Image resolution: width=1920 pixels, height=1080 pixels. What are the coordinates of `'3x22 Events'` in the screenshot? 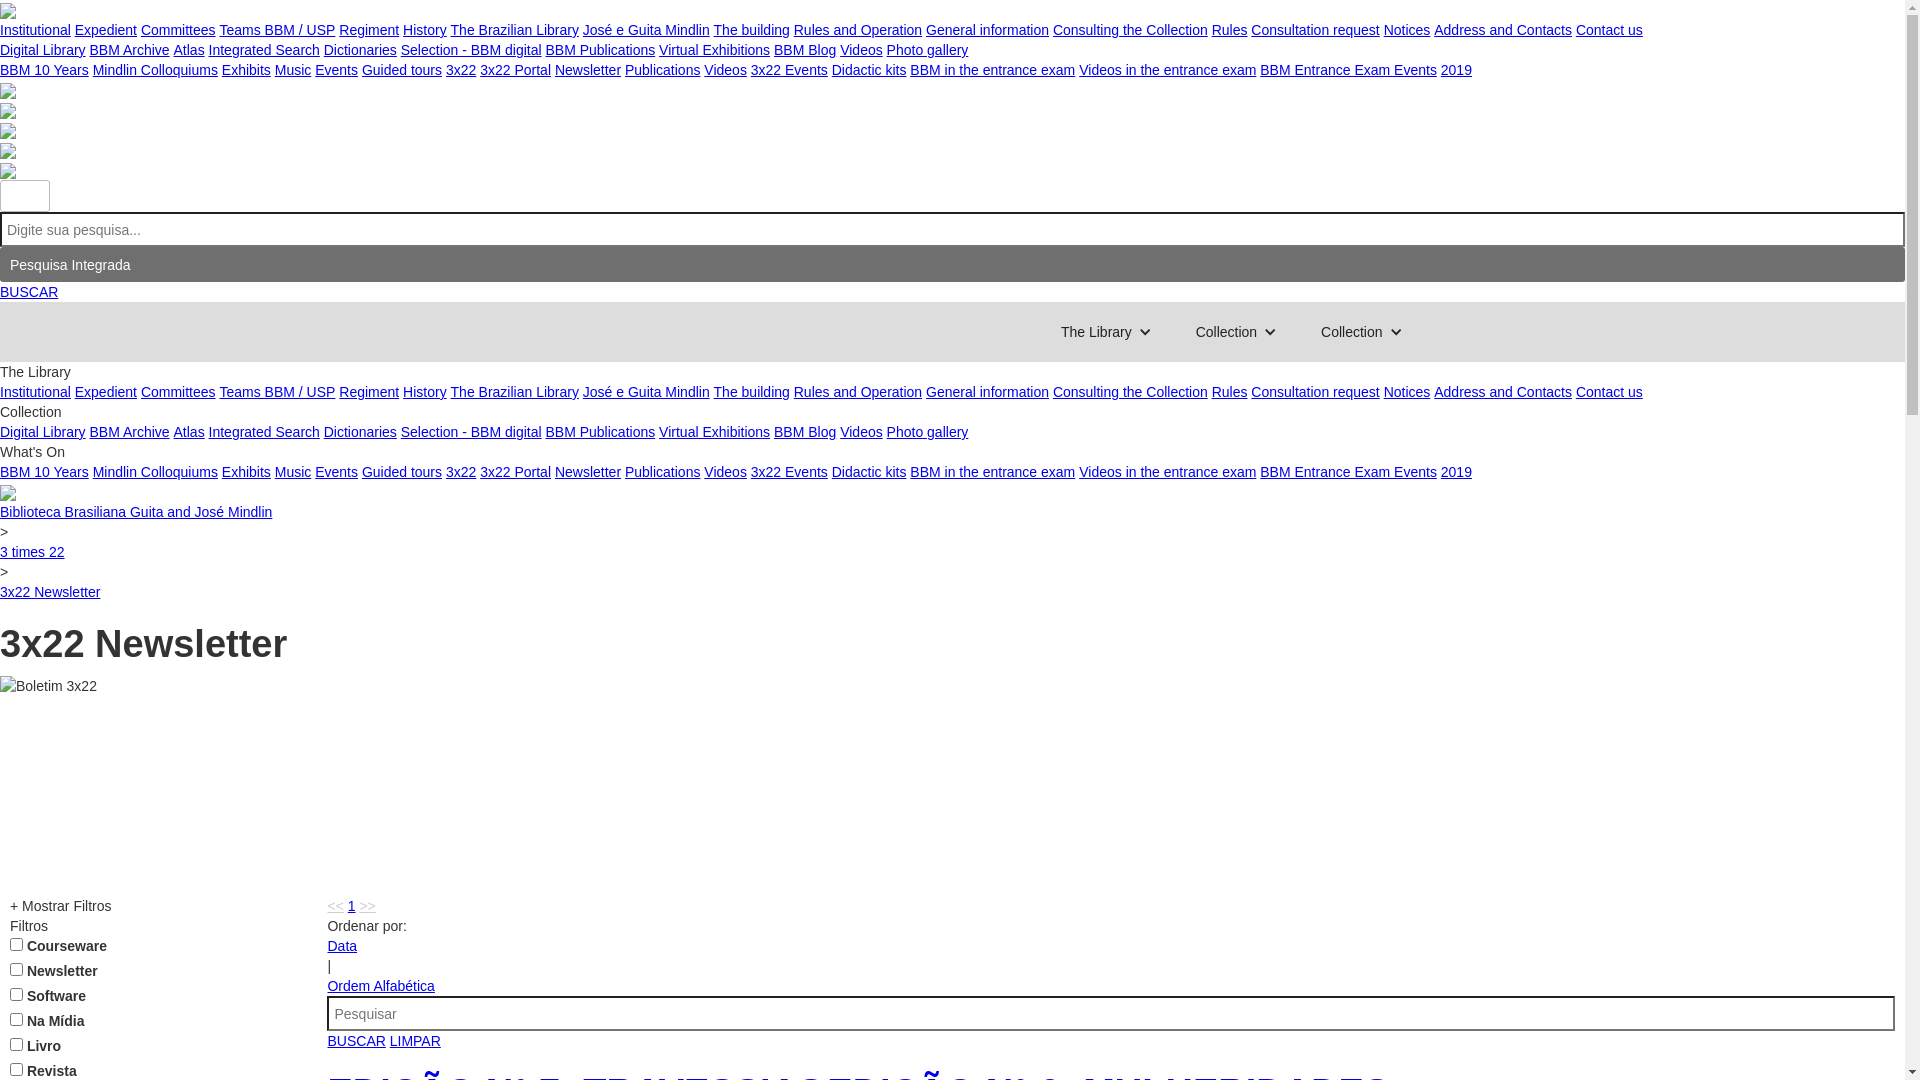 It's located at (788, 68).